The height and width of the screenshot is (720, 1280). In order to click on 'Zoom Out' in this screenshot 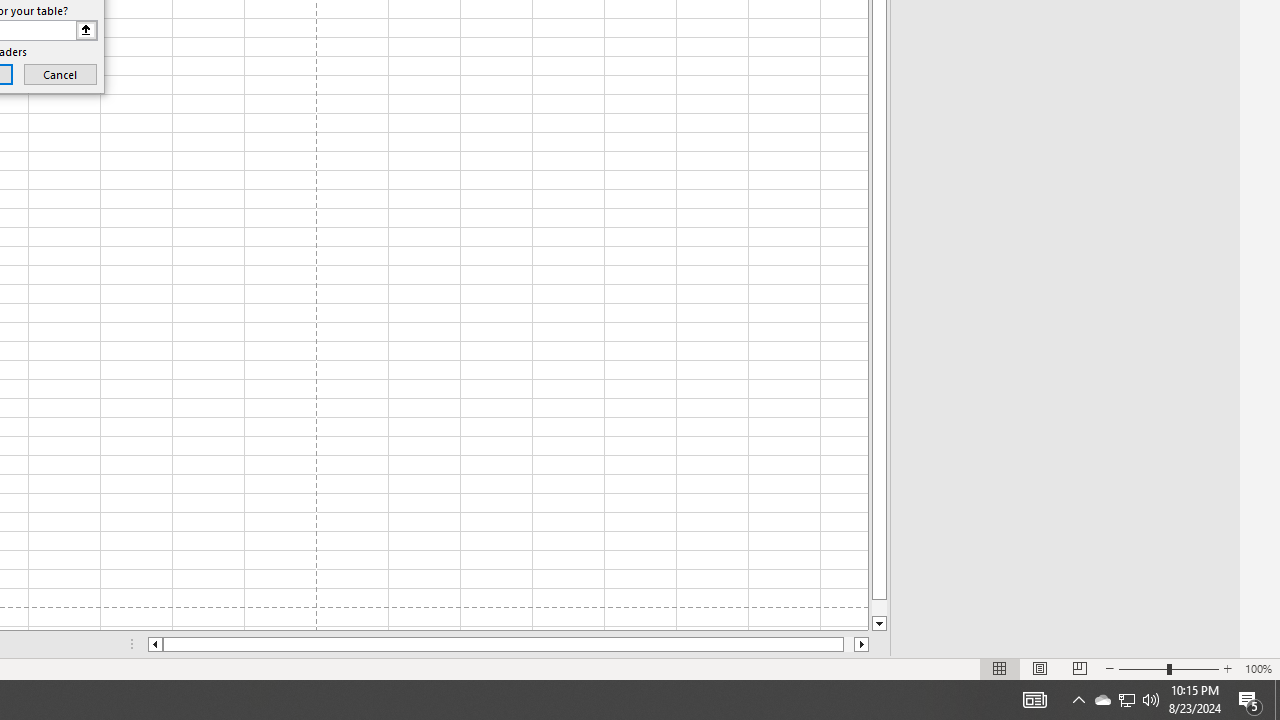, I will do `click(1143, 669)`.